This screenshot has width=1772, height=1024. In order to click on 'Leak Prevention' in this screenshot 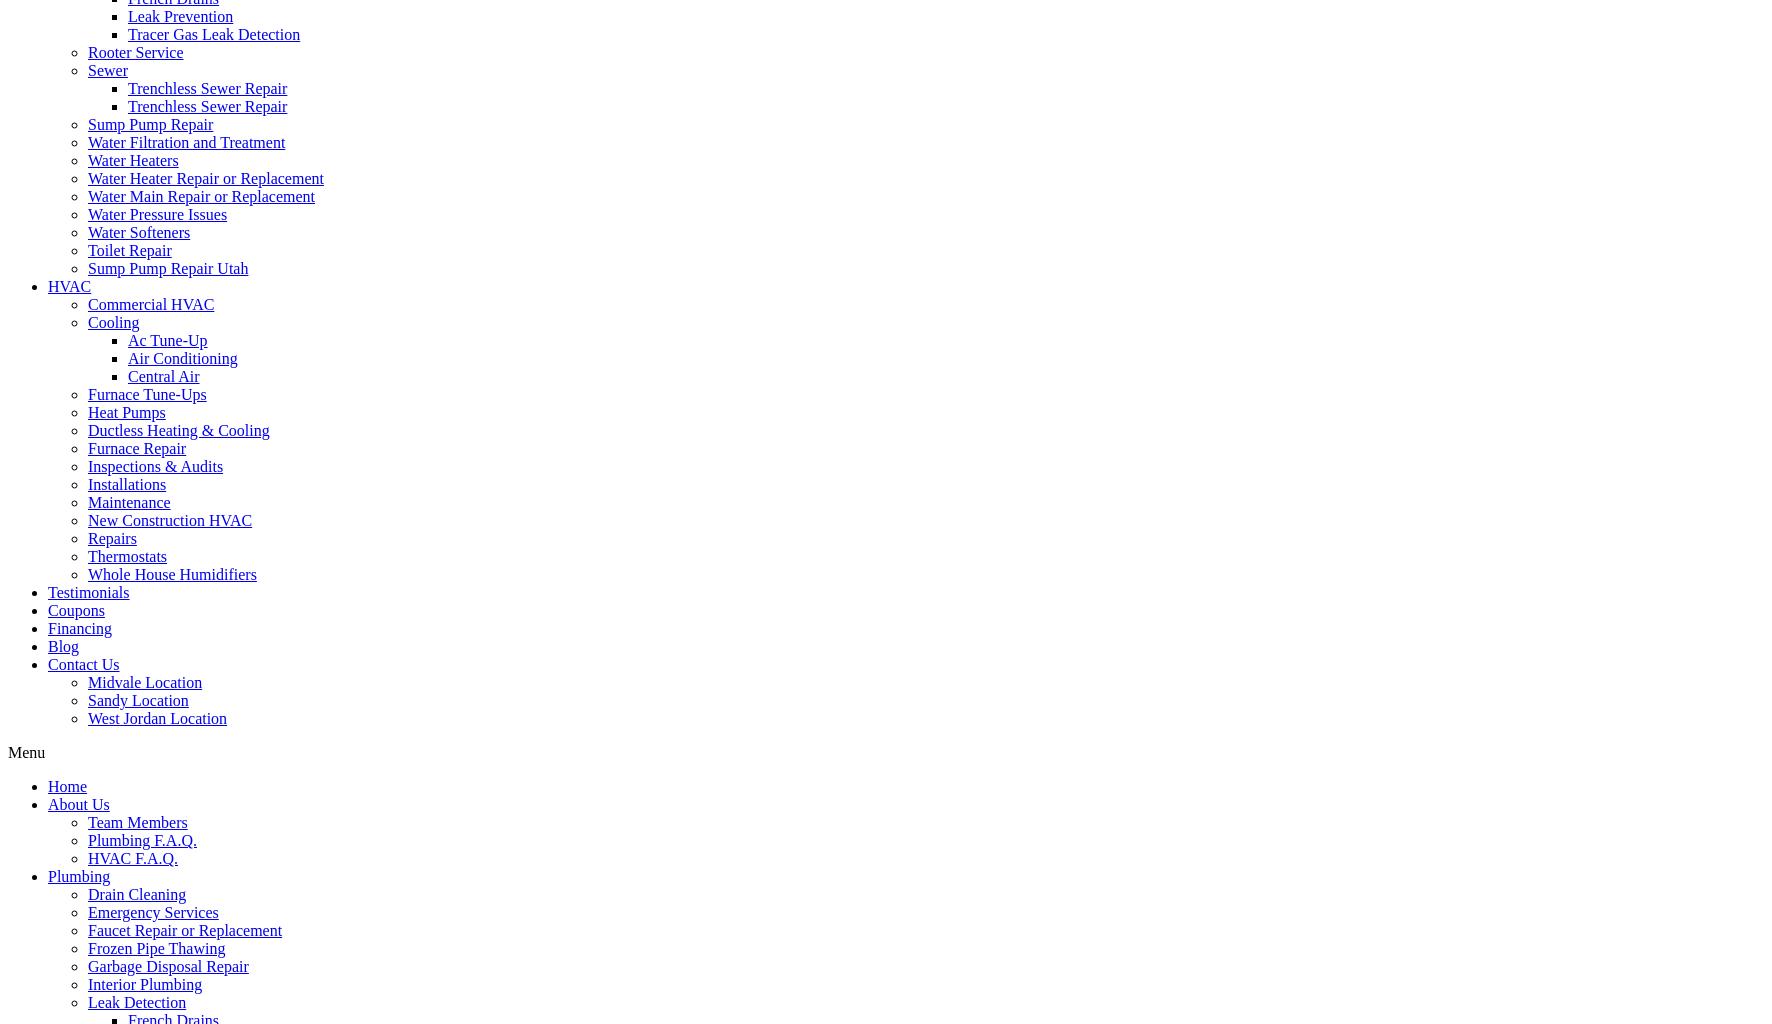, I will do `click(180, 16)`.